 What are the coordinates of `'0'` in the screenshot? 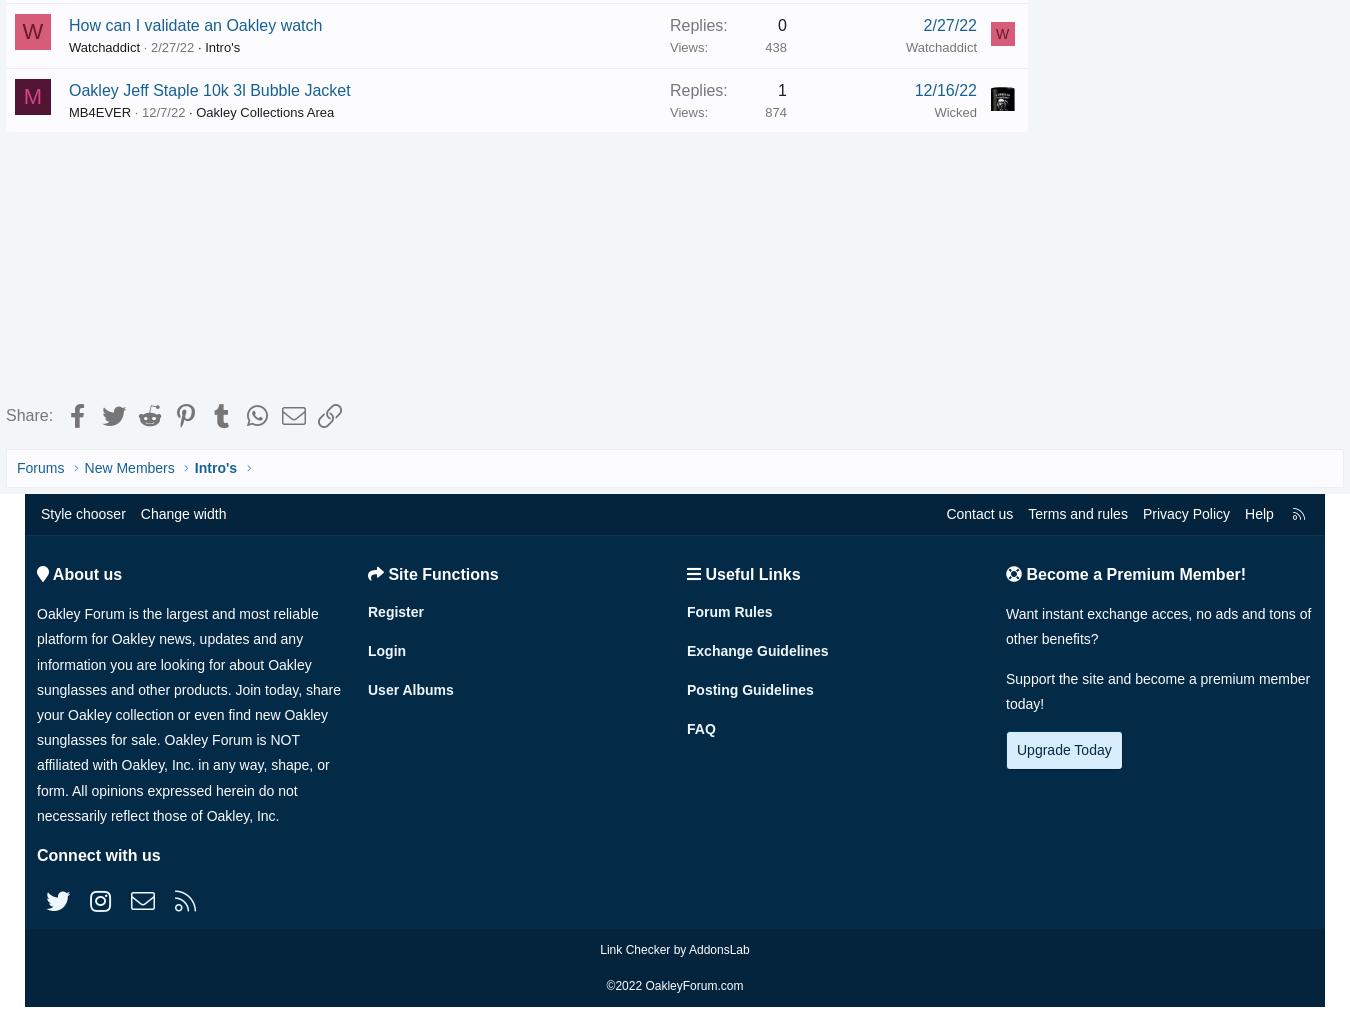 It's located at (752, 24).